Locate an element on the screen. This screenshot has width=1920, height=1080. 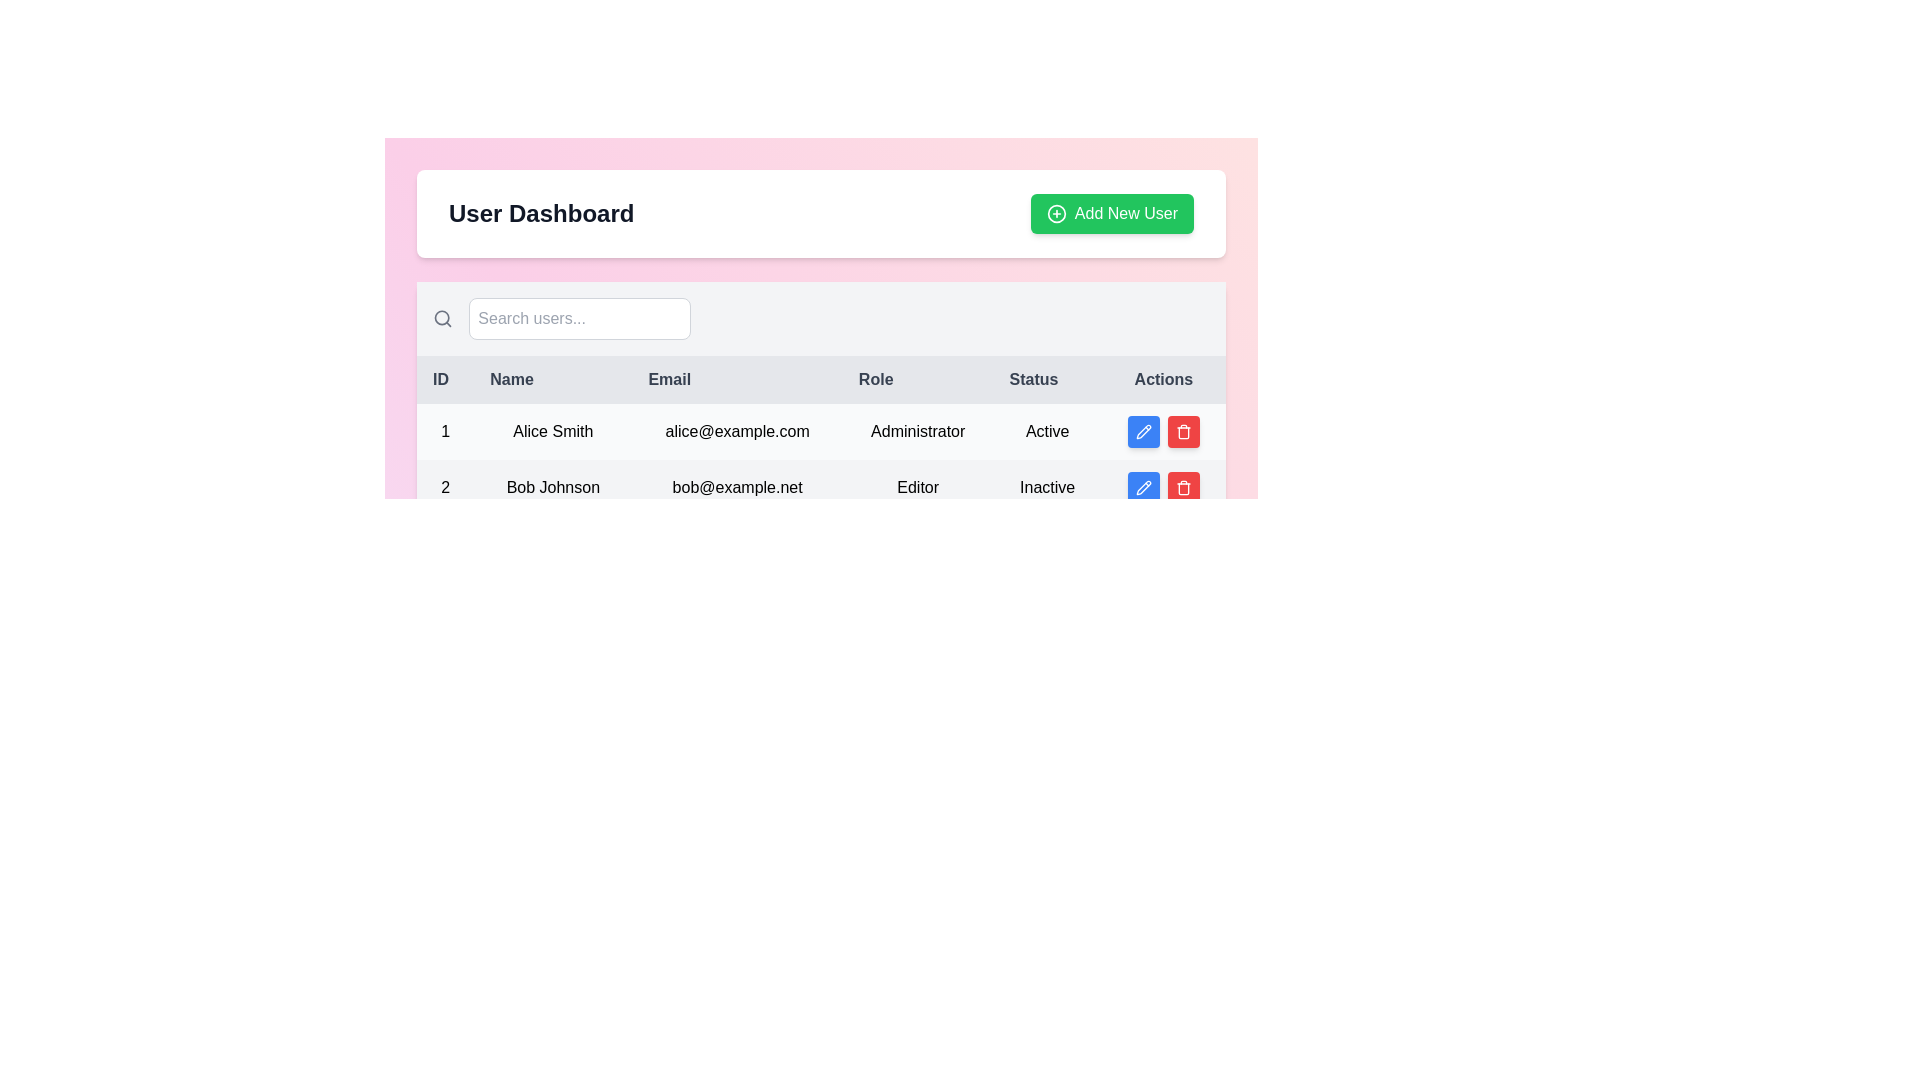
the second row of the table that displays detailed information about the user 'Bob Johnson' is located at coordinates (821, 488).